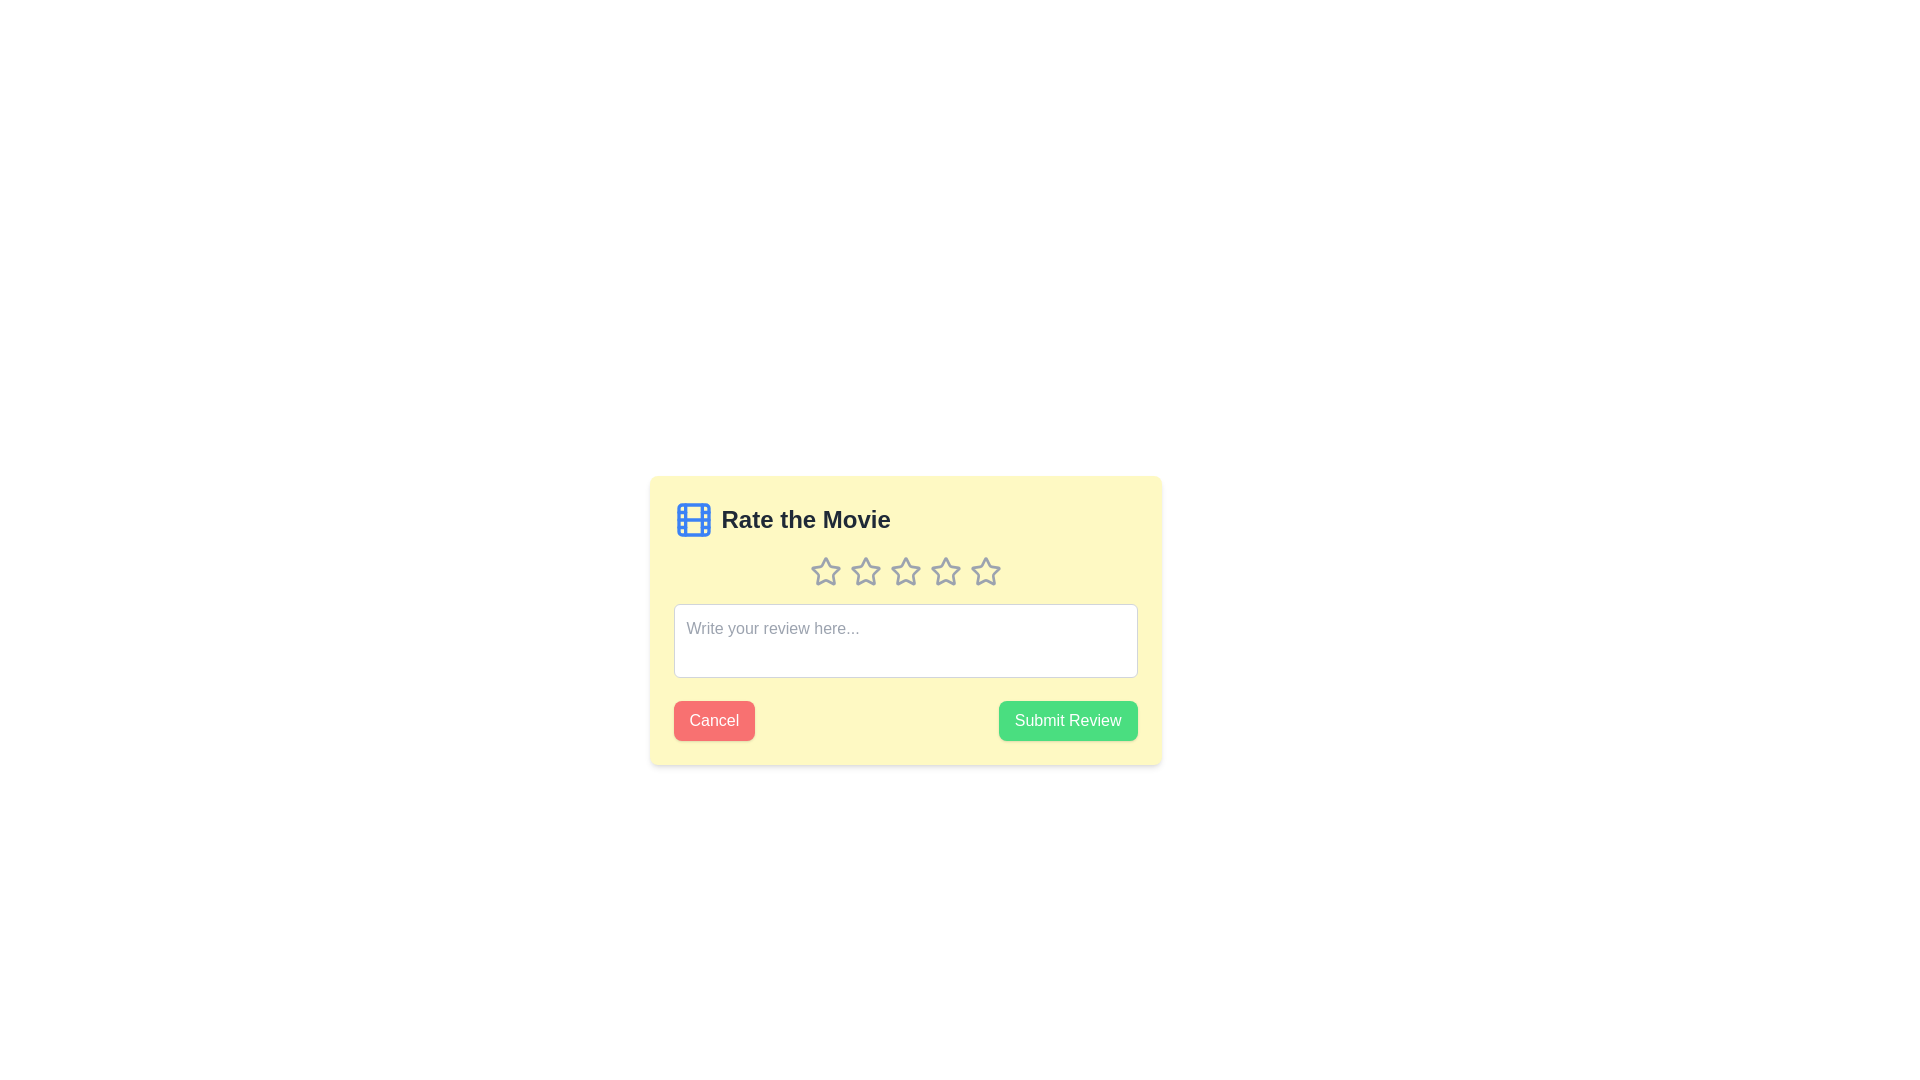 Image resolution: width=1920 pixels, height=1080 pixels. Describe the element at coordinates (806, 519) in the screenshot. I see `the bold text label reading 'Rate the Movie', which is aligned horizontally next to a film strip icon and positioned above five star icons` at that location.